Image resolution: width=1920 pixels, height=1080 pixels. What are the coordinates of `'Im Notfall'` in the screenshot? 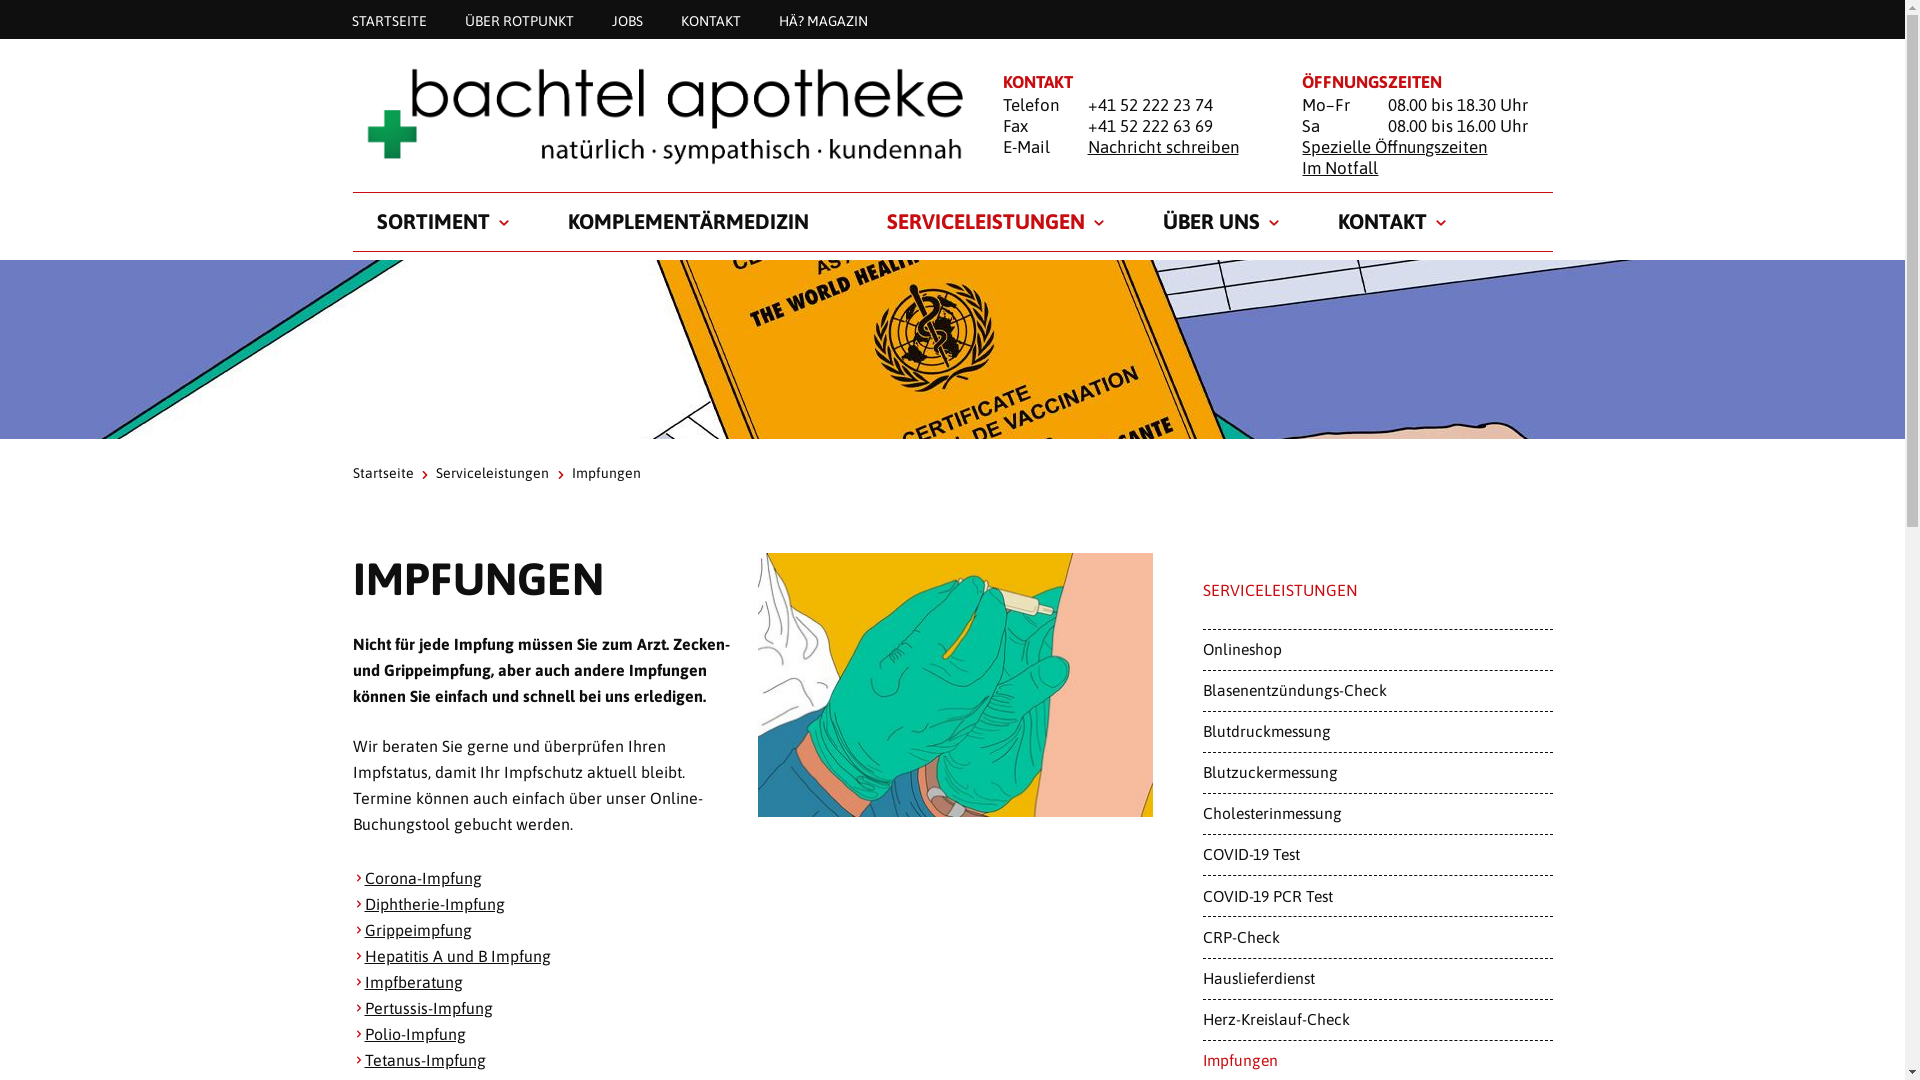 It's located at (1339, 167).